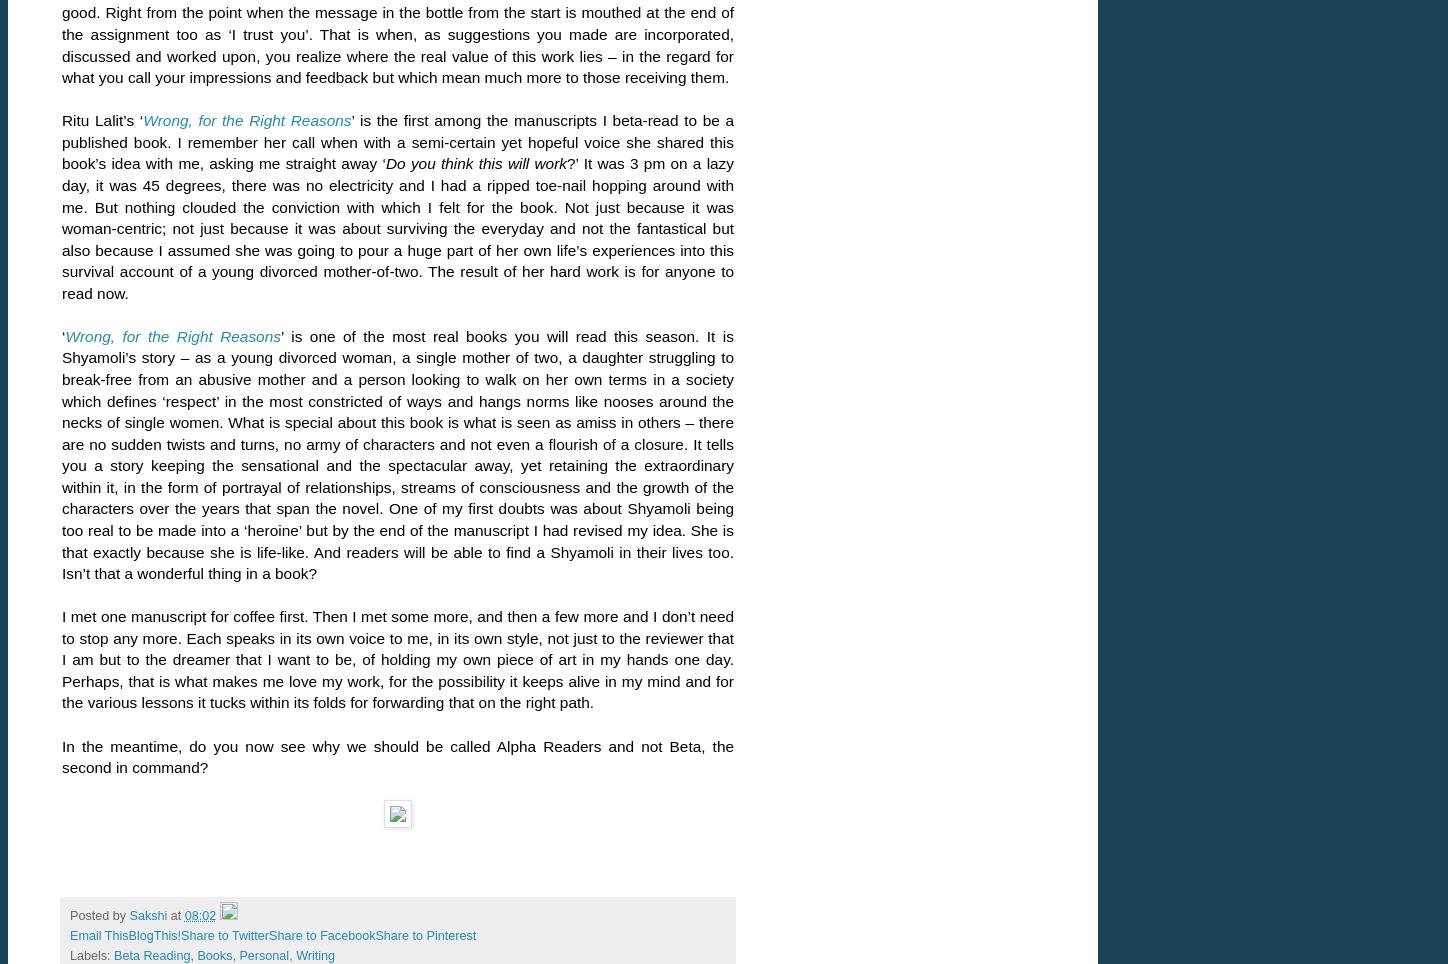  What do you see at coordinates (61, 755) in the screenshot?
I see `'In the meantime, do you now see why we should be called Alpha Readers and not Beta, the second in command?'` at bounding box center [61, 755].